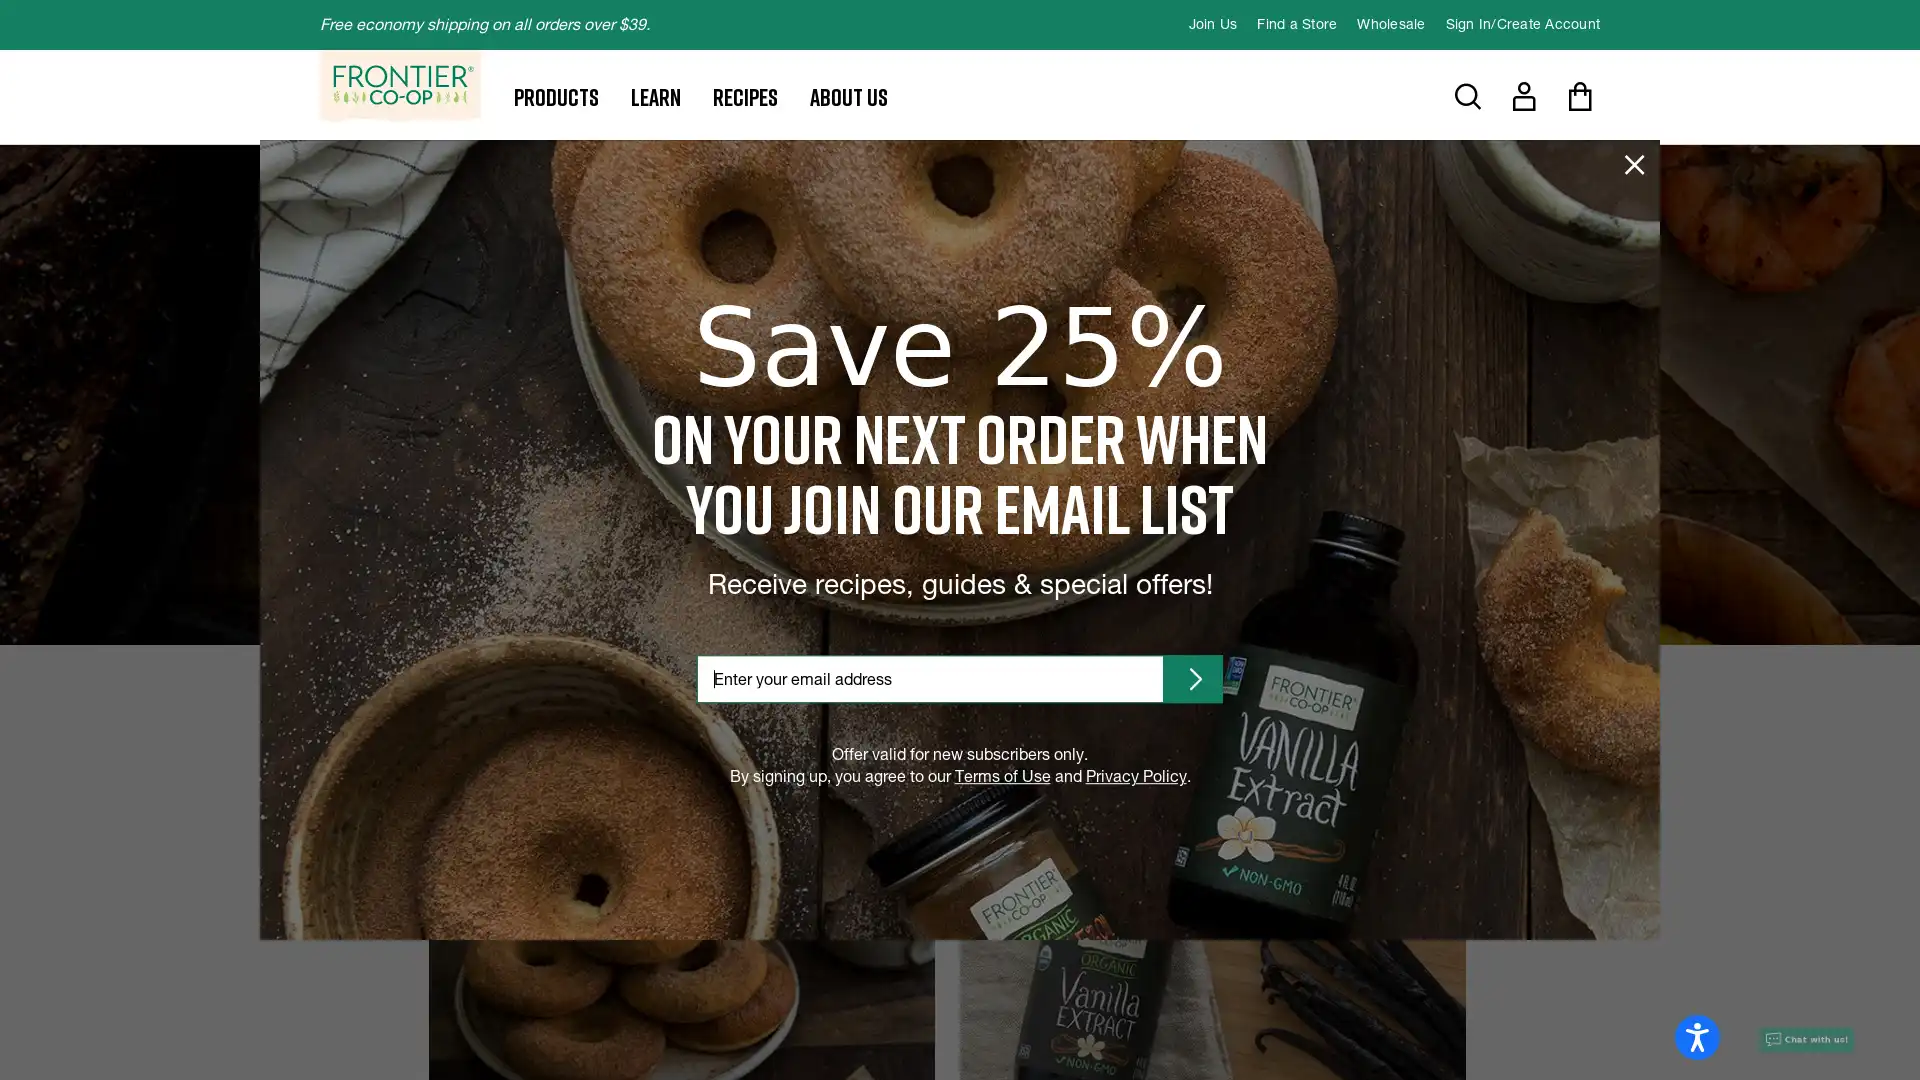  Describe the element at coordinates (1193, 677) in the screenshot. I see `ltkpopup-arrow-btn` at that location.